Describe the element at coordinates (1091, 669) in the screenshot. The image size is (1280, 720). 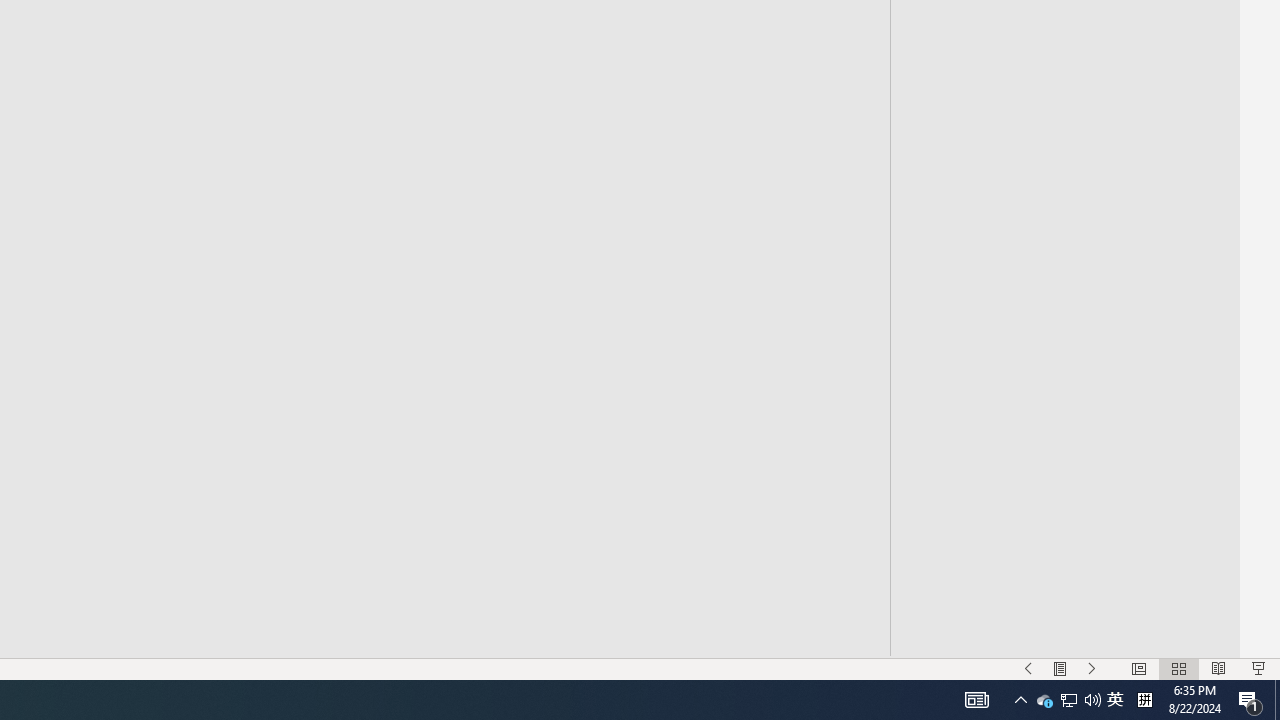
I see `'Slide Show Next On'` at that location.